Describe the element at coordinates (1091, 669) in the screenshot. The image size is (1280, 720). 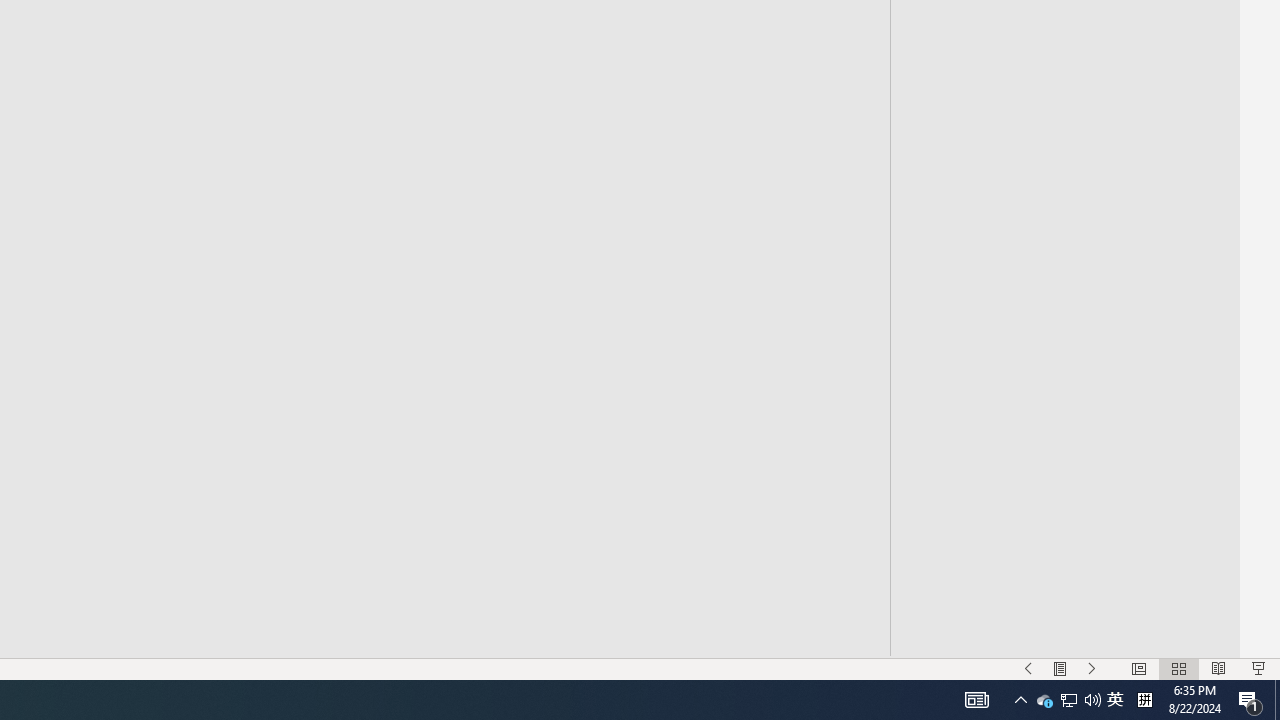
I see `'Slide Show Next On'` at that location.